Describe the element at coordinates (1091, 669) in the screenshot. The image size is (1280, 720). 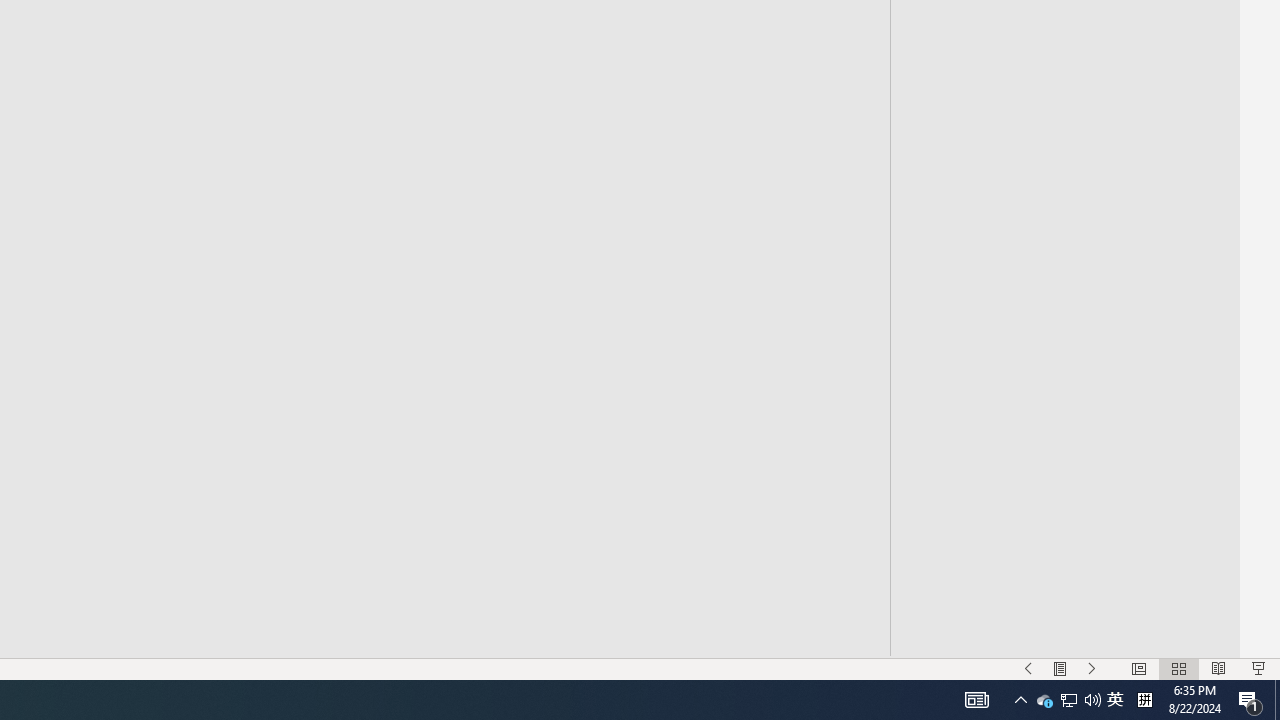
I see `'Slide Show Next On'` at that location.